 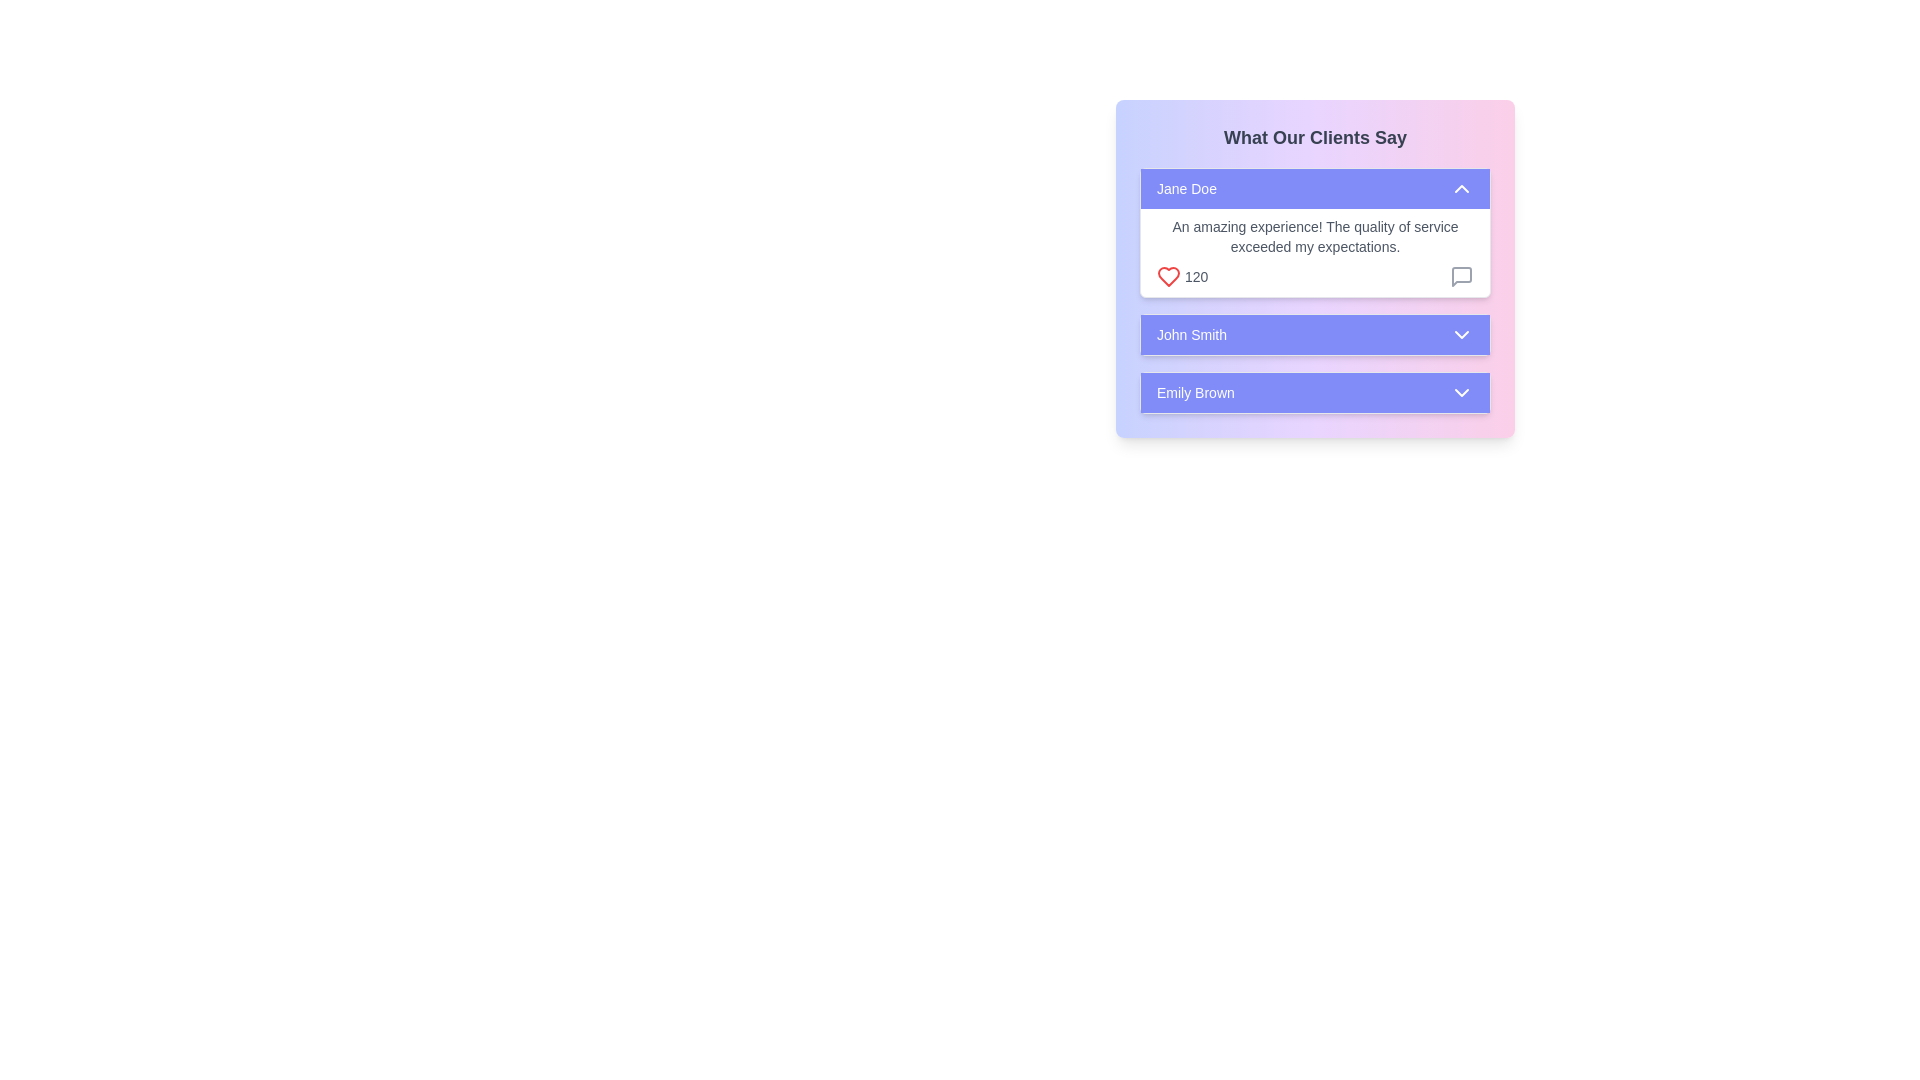 I want to click on the displayed value of the Statistical Counter with Icon that shows '120' next to a red heart icon, so click(x=1182, y=277).